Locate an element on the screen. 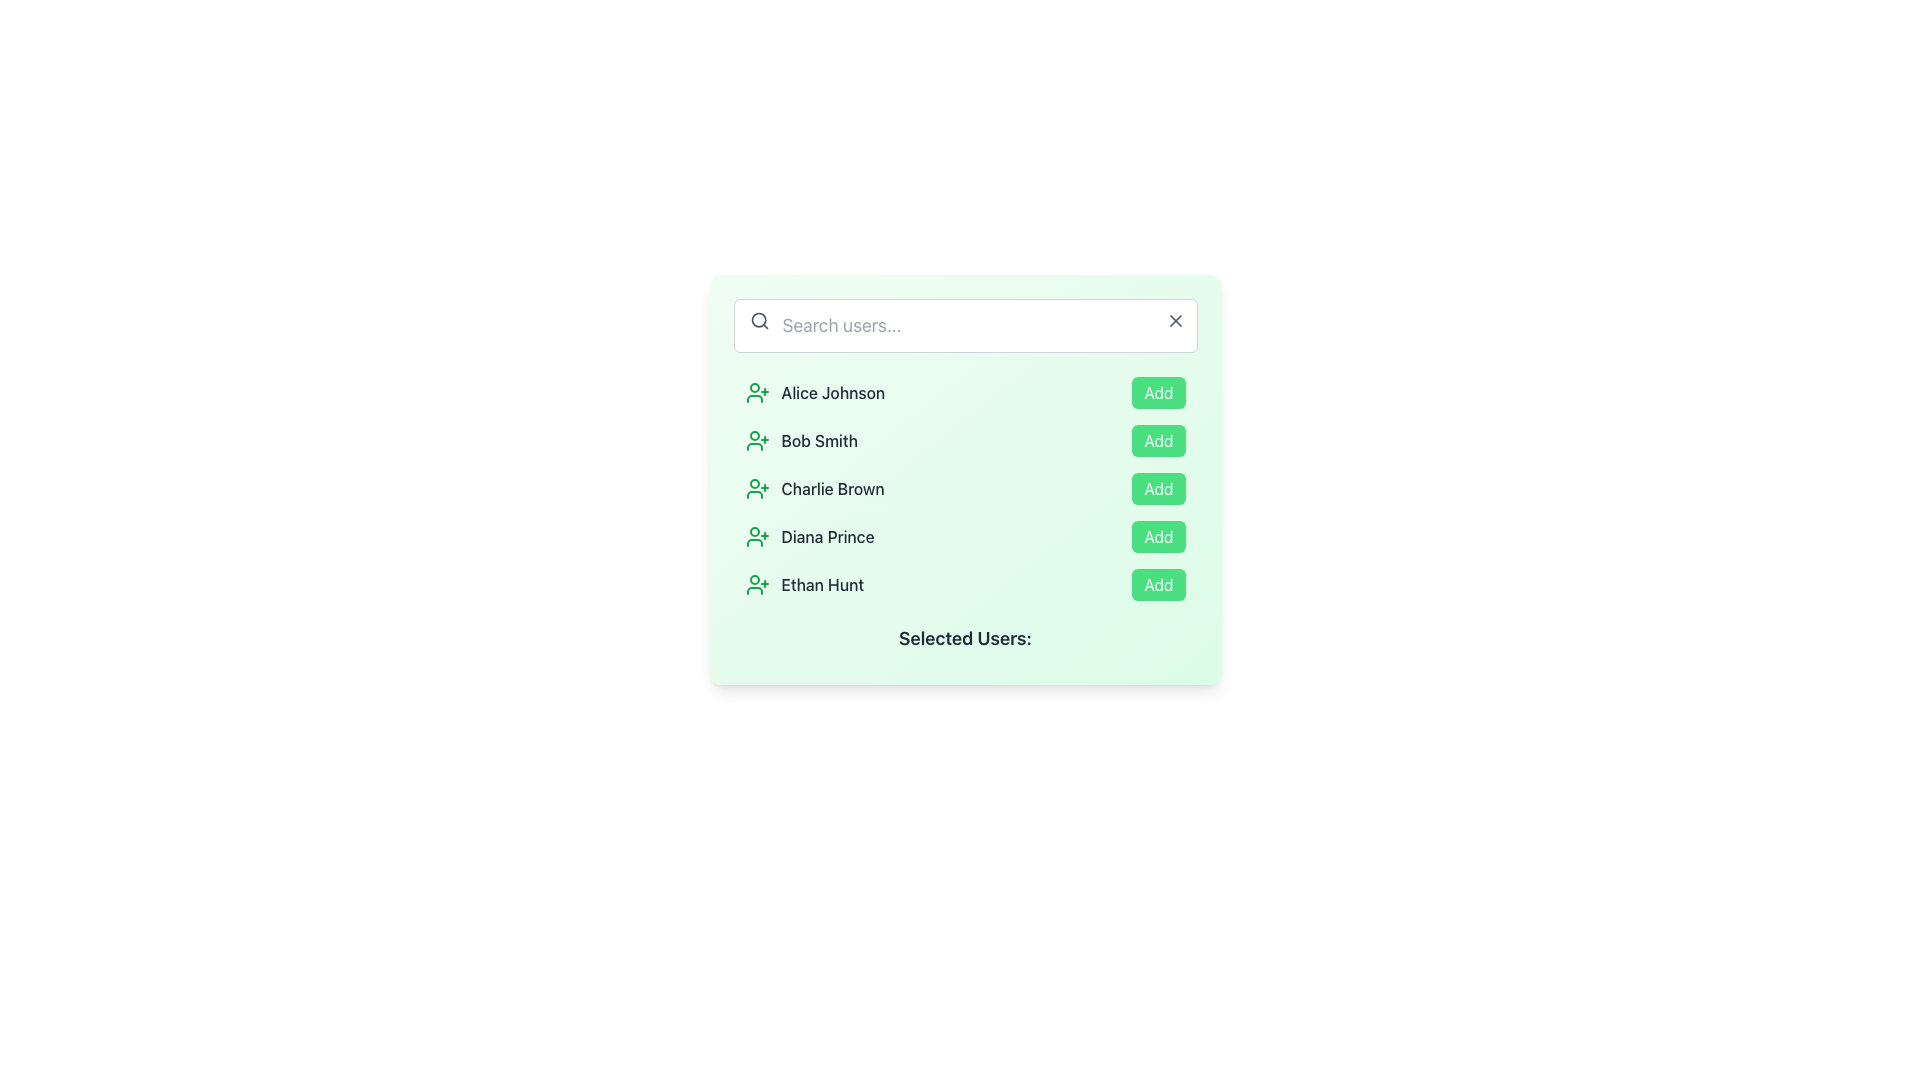 The height and width of the screenshot is (1080, 1920). on the text label displaying the name 'Bob Smith' is located at coordinates (801, 439).